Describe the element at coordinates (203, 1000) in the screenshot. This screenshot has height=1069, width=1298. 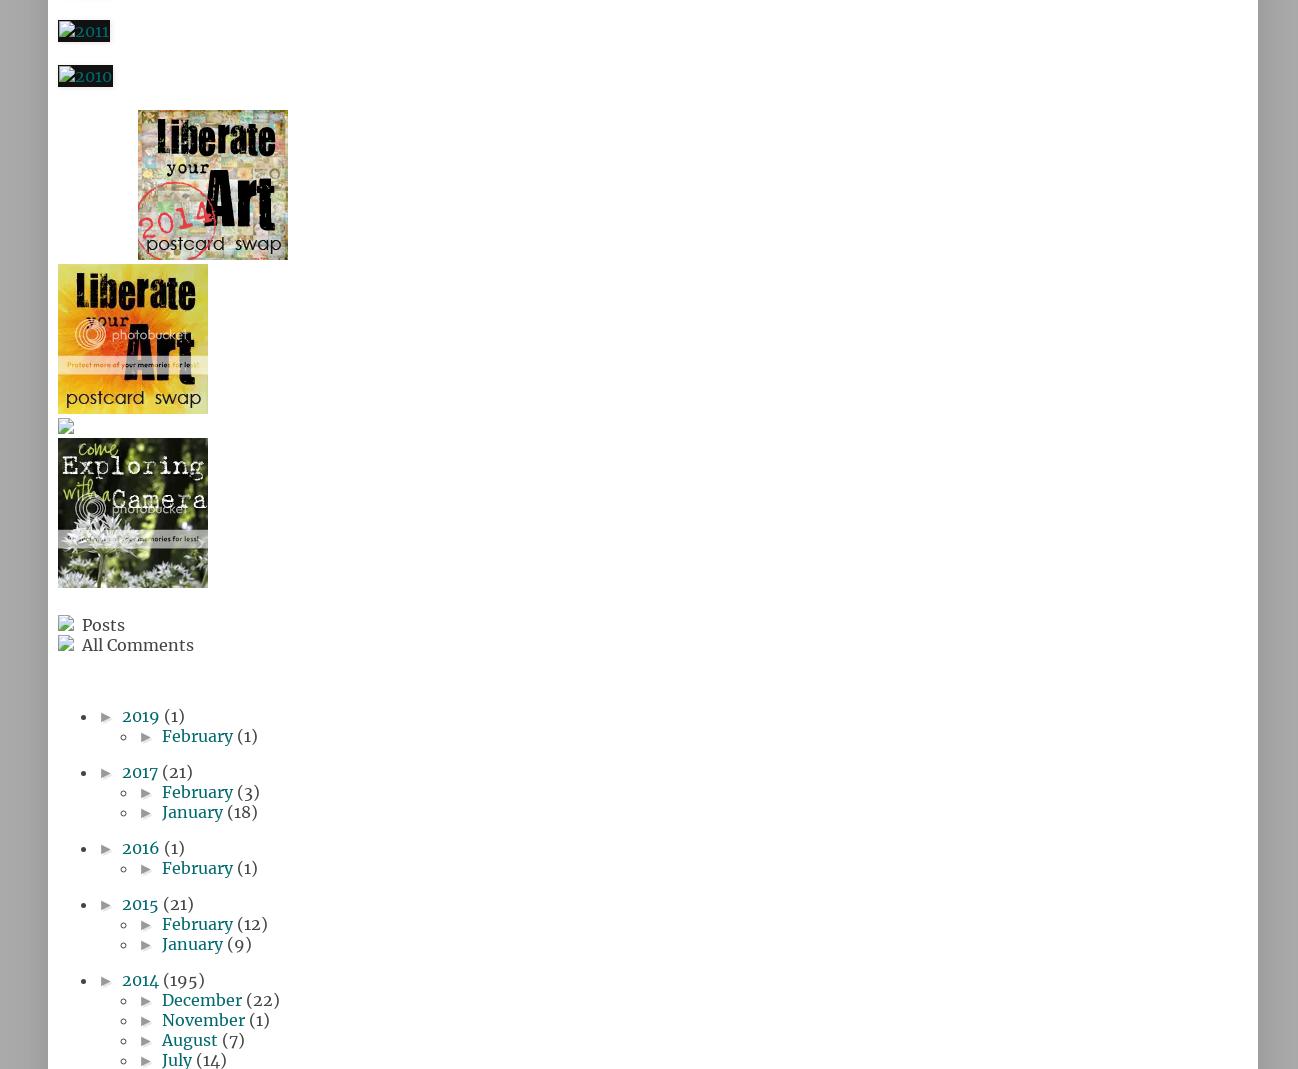
I see `'December'` at that location.